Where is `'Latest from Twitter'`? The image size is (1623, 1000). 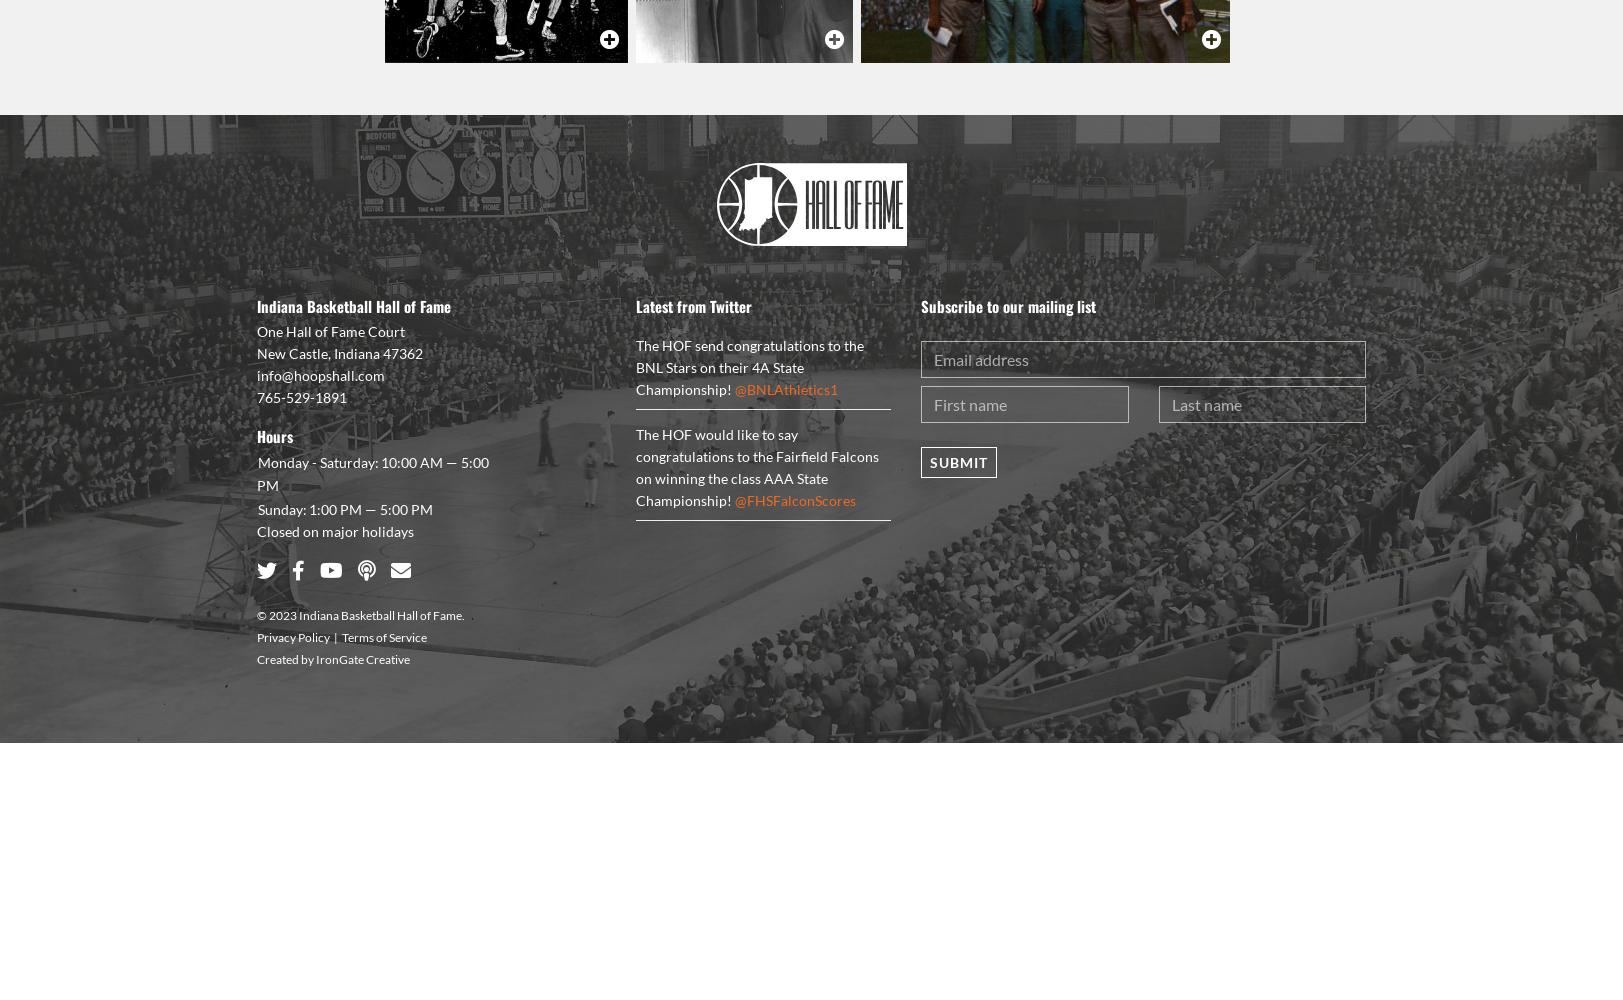
'Latest from Twitter' is located at coordinates (693, 305).